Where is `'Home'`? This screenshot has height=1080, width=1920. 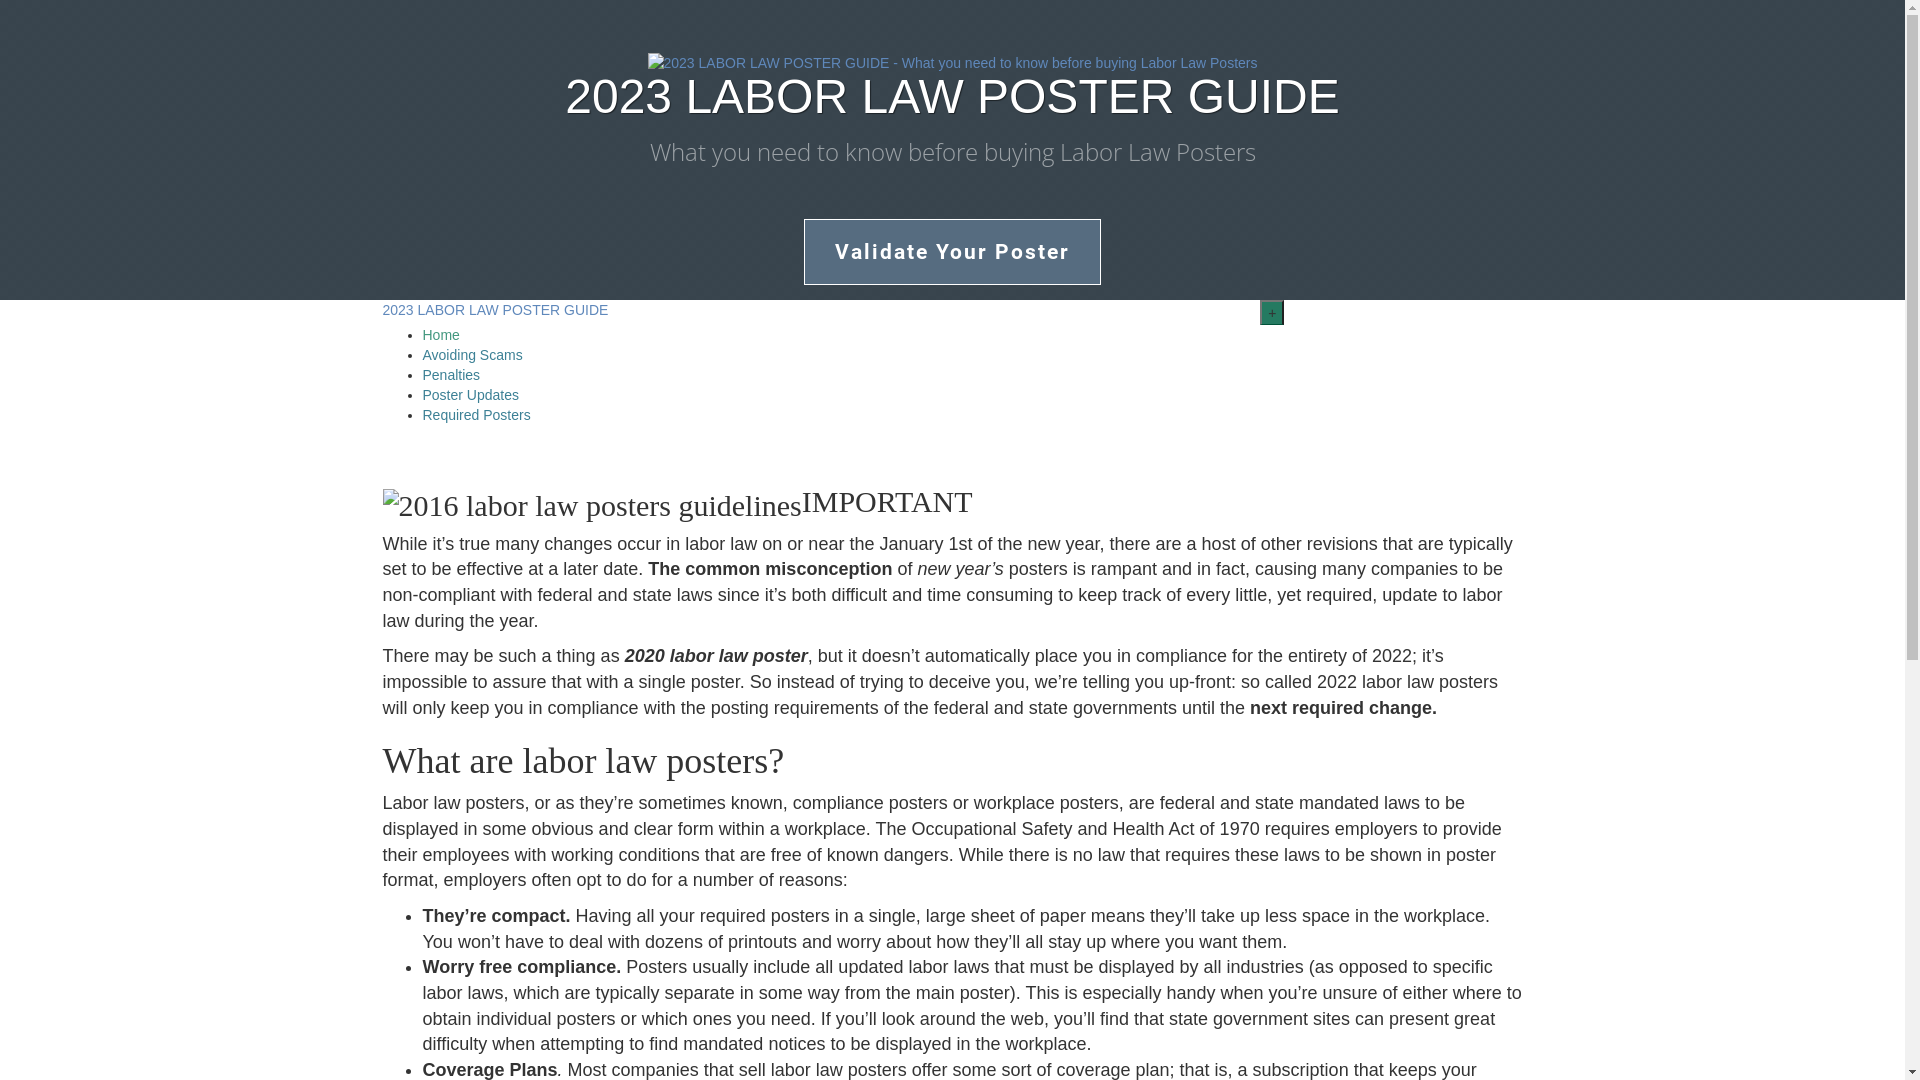 'Home' is located at coordinates (421, 334).